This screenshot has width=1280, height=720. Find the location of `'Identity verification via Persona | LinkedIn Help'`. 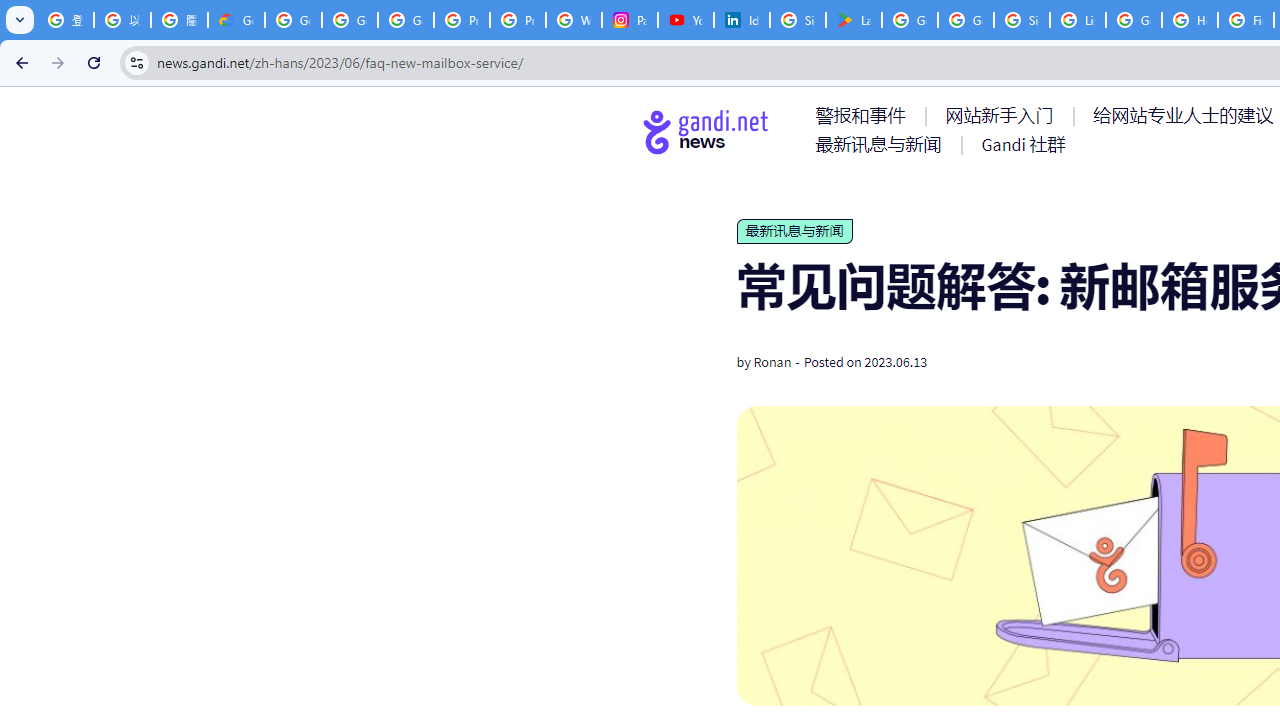

'Identity verification via Persona | LinkedIn Help' is located at coordinates (741, 20).